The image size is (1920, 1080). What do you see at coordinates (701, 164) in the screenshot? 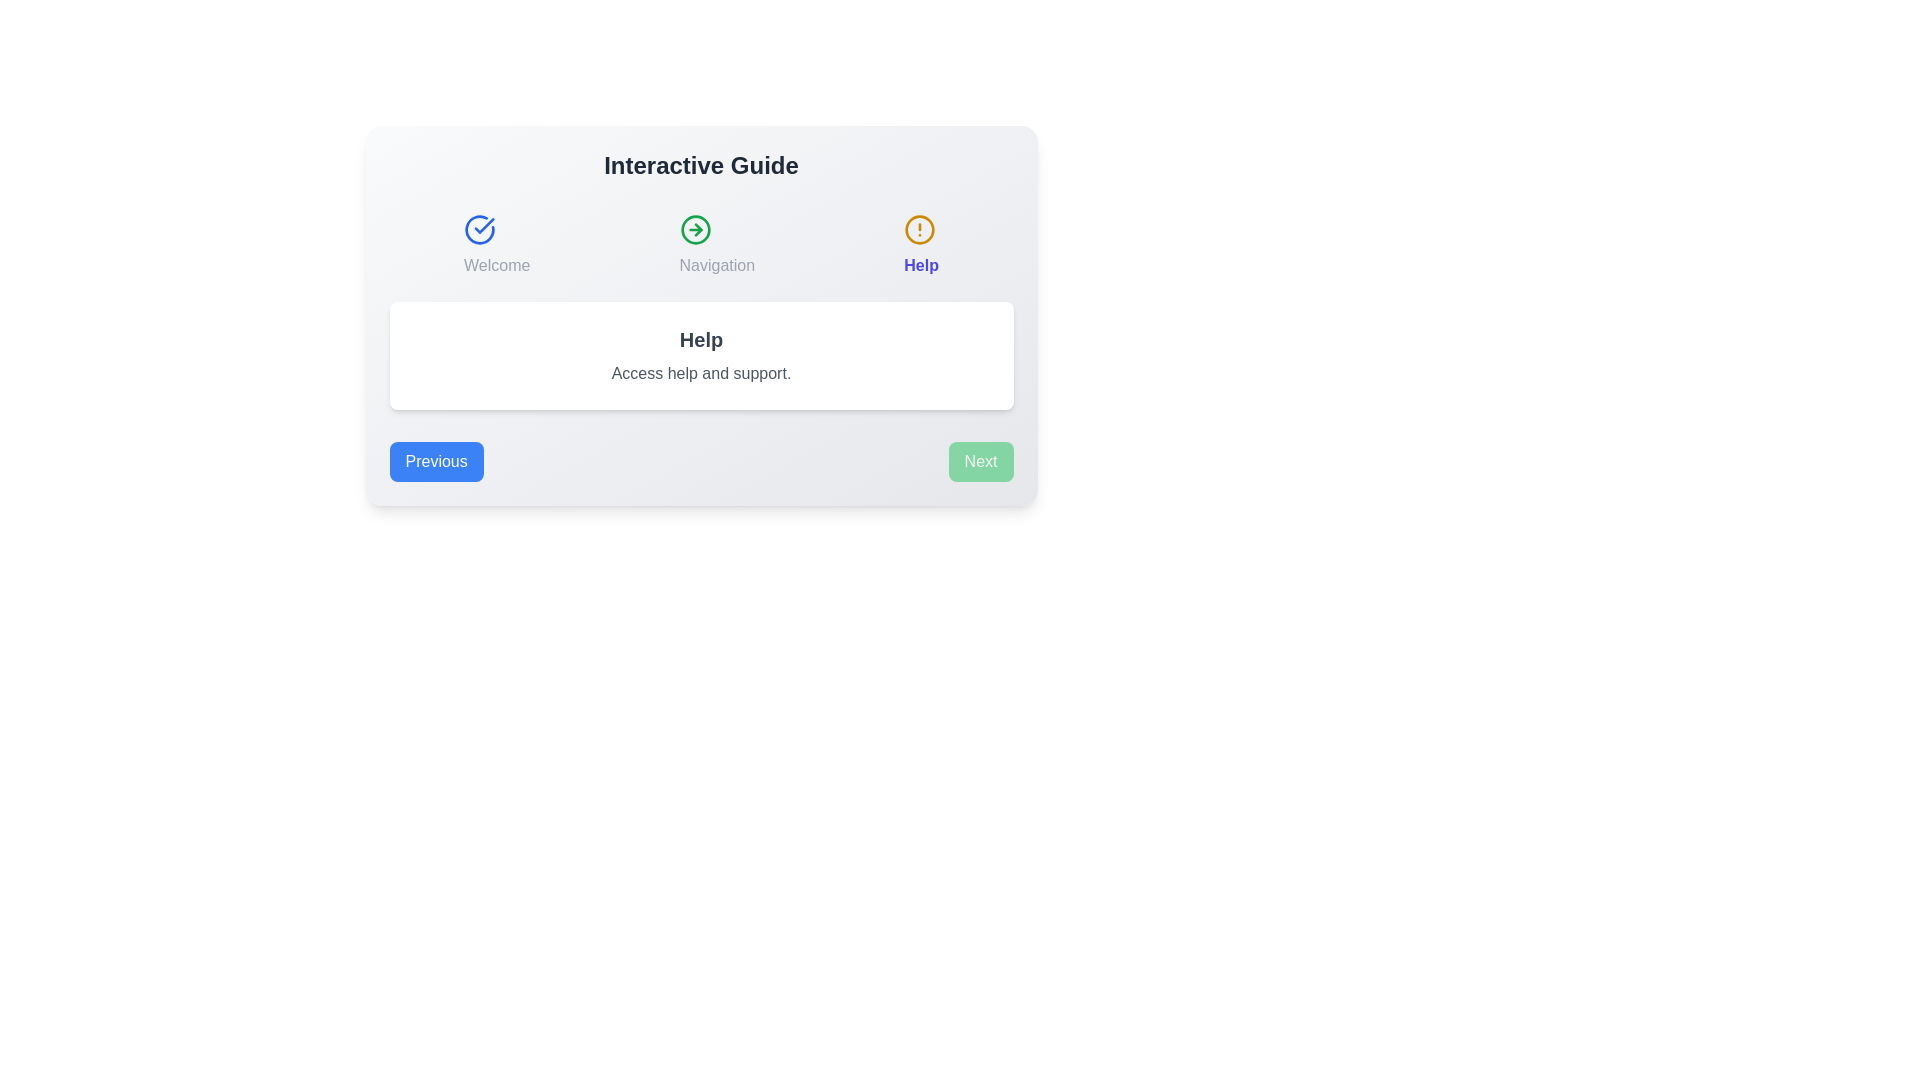
I see `the Text Label that serves as the title for the content panel, located at the top of the centered rectangular panel above the icons labeled 'Welcome', 'Navigation', and 'Help'` at bounding box center [701, 164].